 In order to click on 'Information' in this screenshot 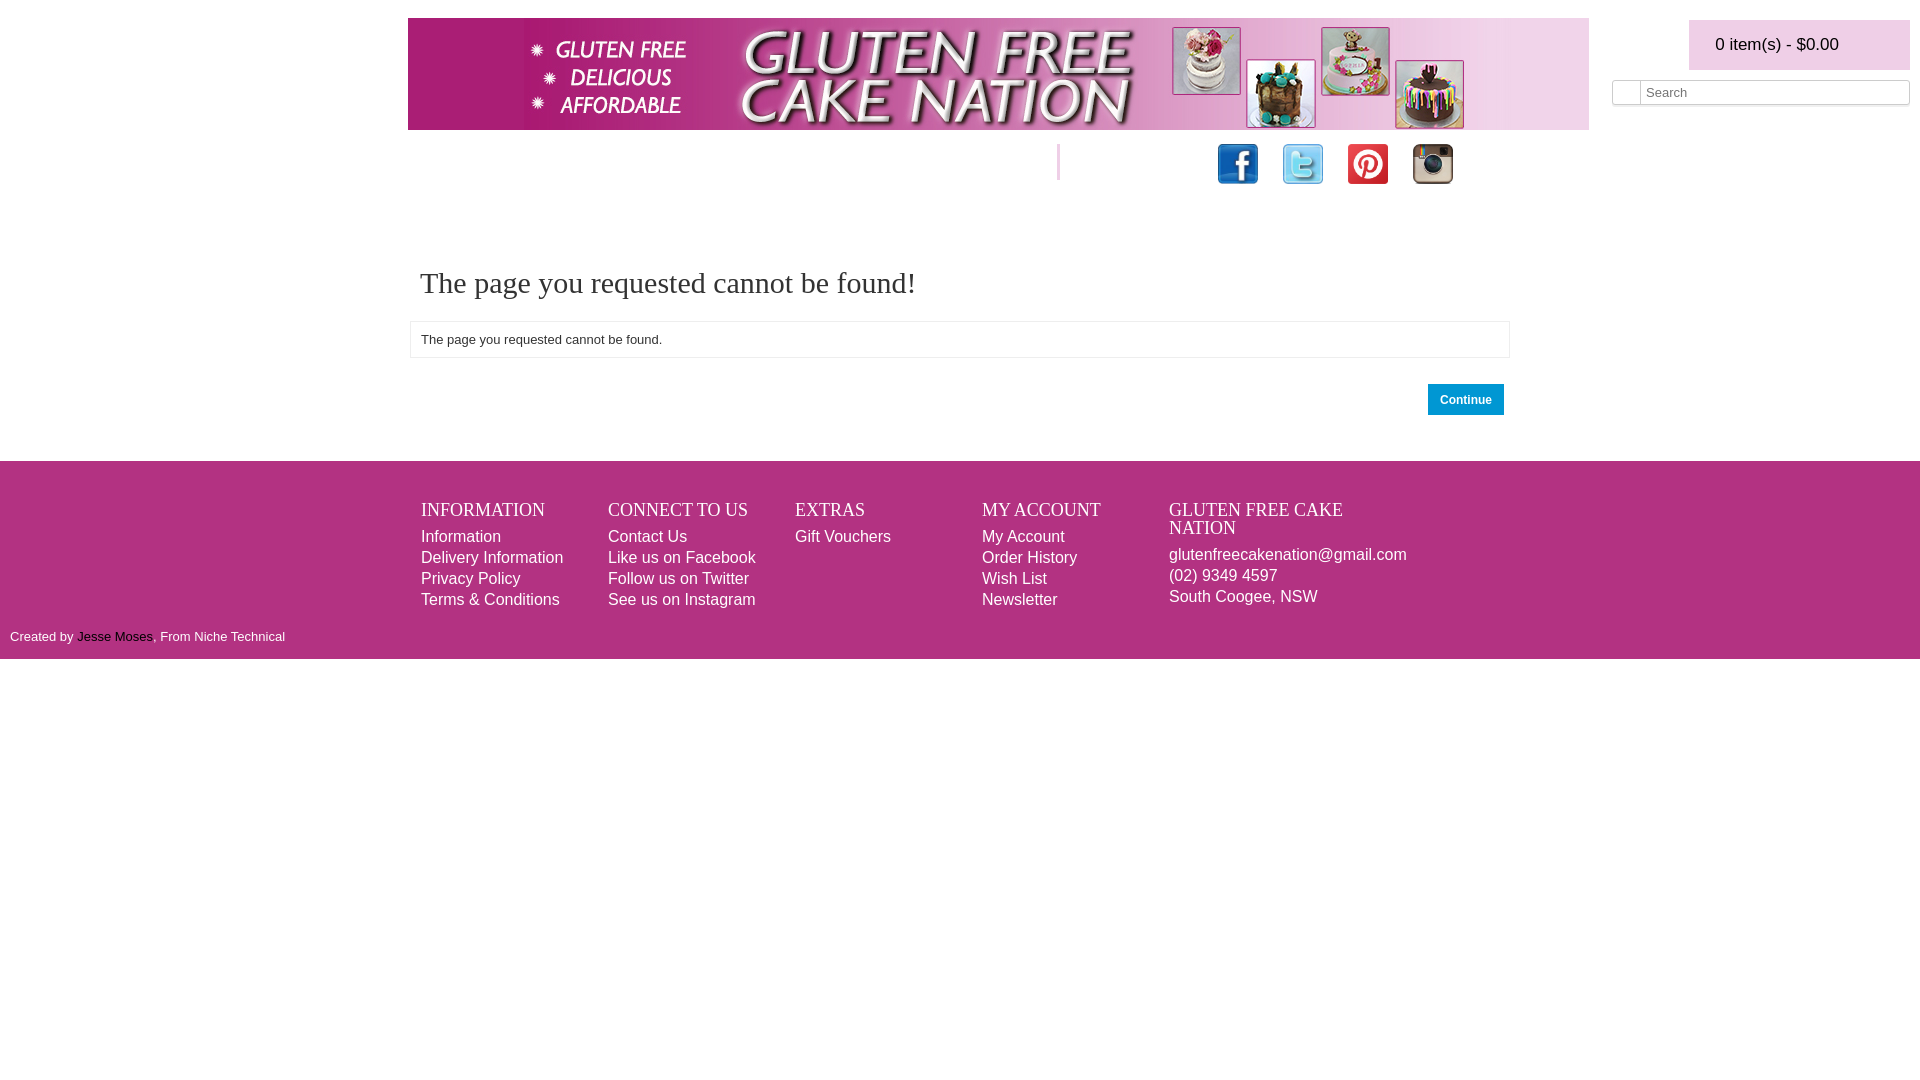, I will do `click(459, 535)`.